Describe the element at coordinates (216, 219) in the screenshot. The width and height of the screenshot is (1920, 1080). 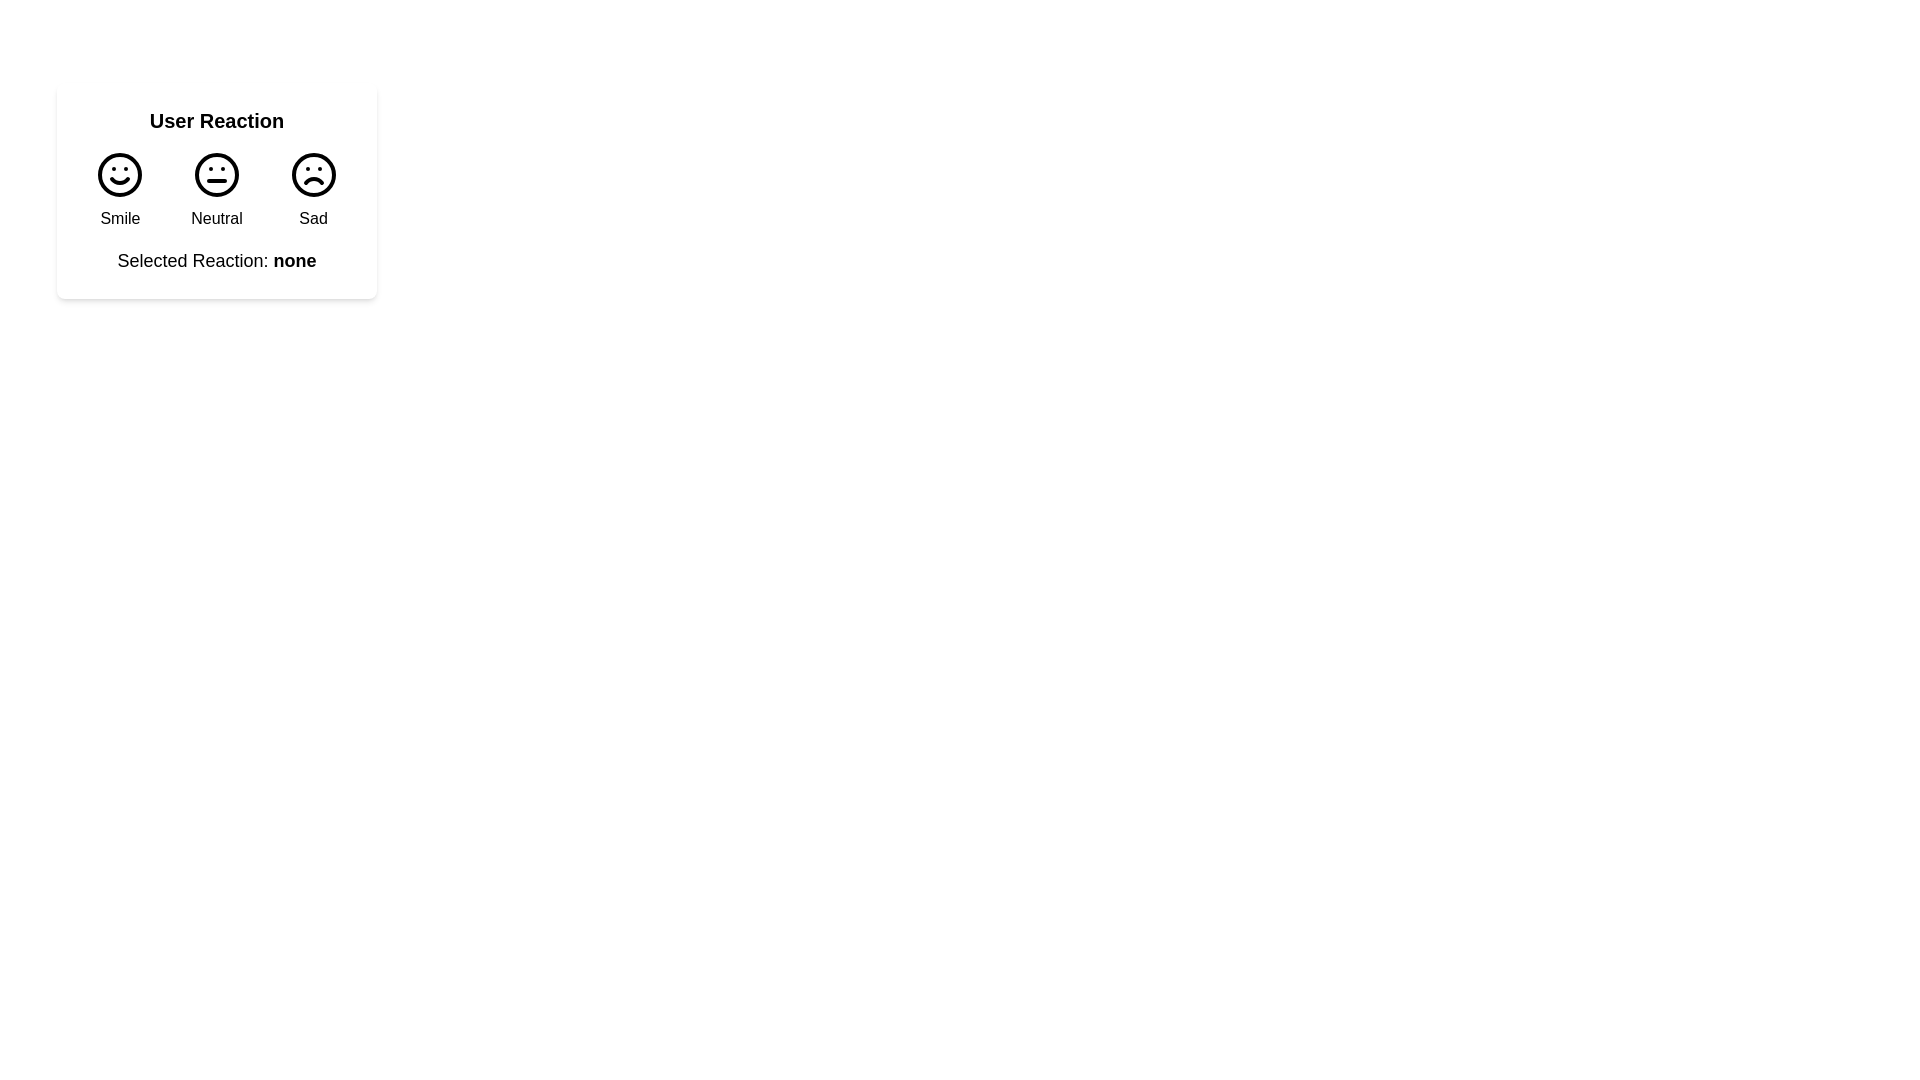
I see `the text label for the middle reaction option, which is positioned under the neutral face icon in the reaction selection interface` at that location.